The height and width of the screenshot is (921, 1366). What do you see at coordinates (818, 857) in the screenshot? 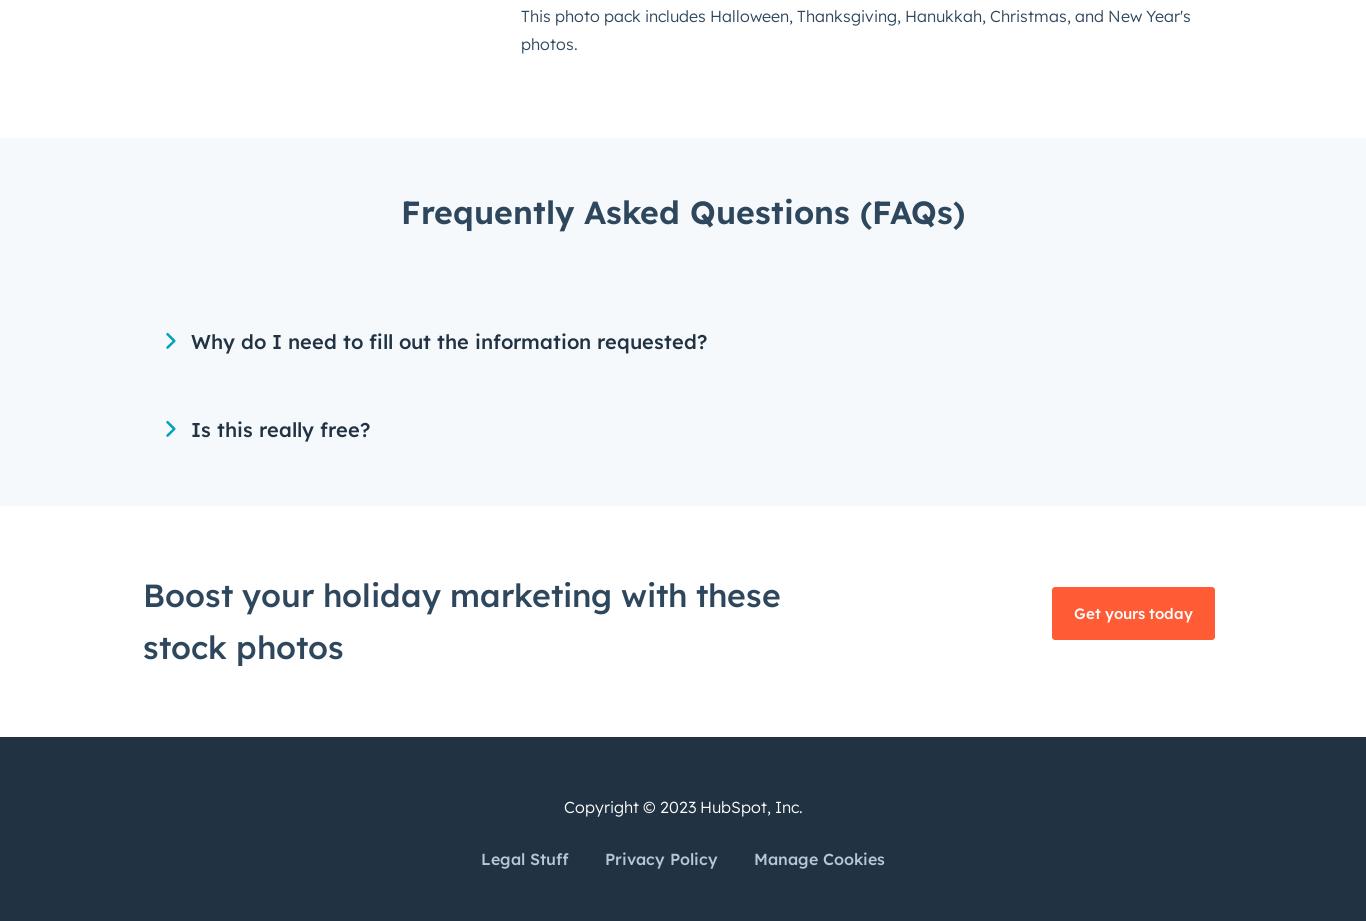
I see `'Manage Cookies'` at bounding box center [818, 857].